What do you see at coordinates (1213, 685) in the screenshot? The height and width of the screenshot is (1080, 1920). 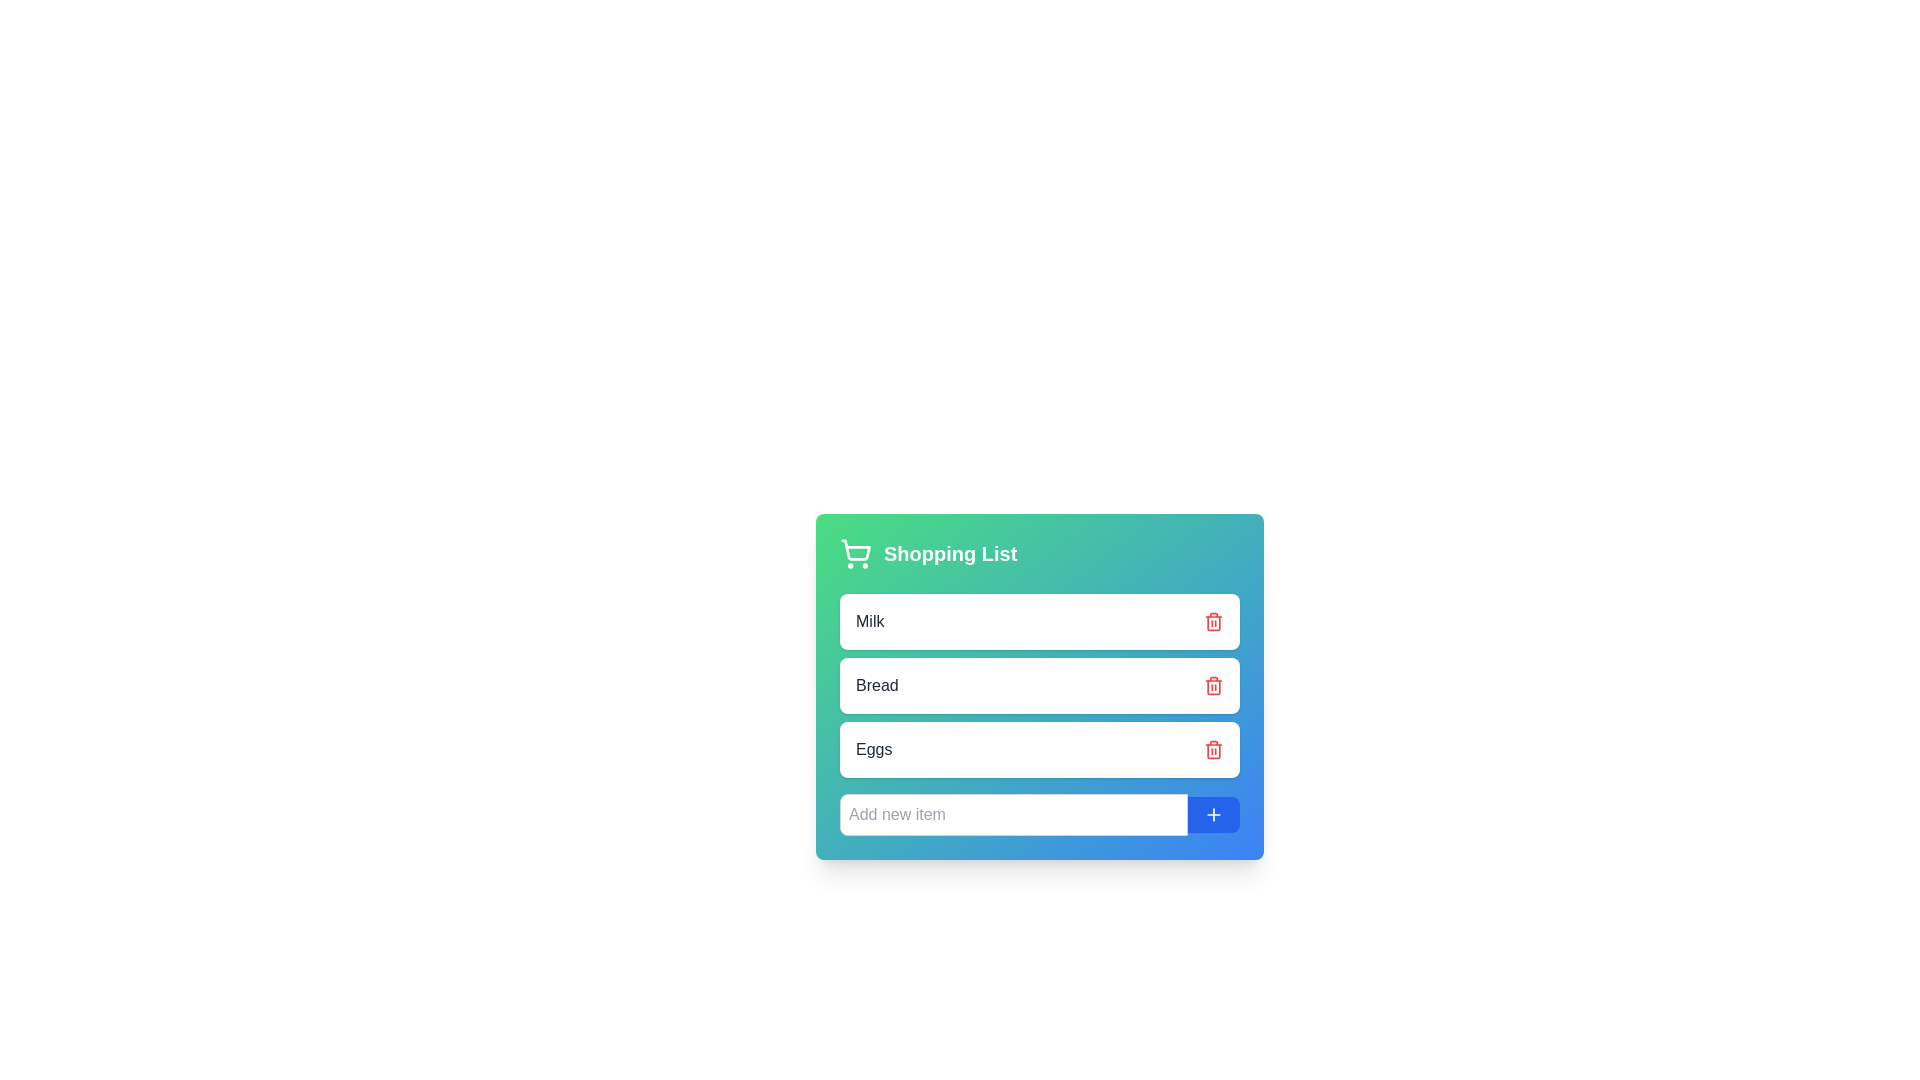 I see `the delete icon located to the right of the 'Bread' entry in the shopping list to observe the hover effects` at bounding box center [1213, 685].